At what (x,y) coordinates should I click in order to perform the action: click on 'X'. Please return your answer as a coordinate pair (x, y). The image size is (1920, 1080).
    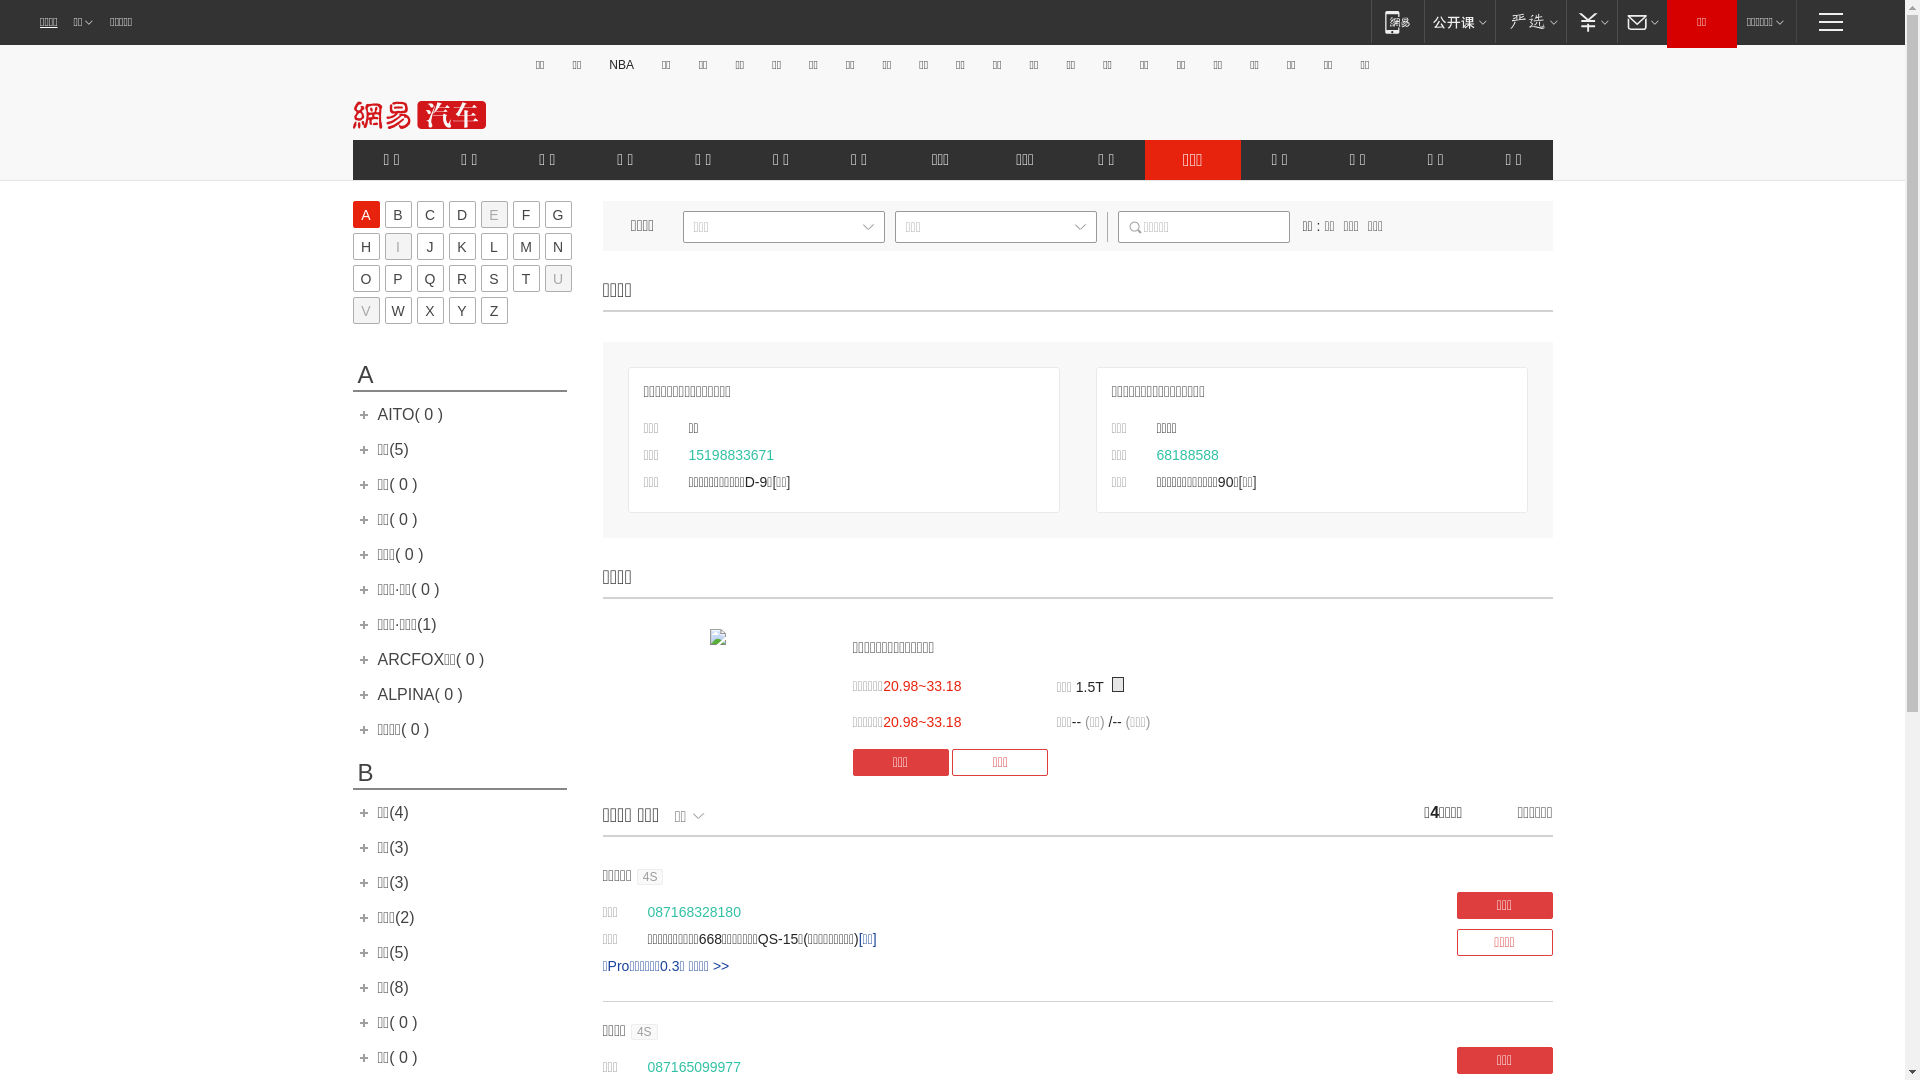
    Looking at the image, I should click on (428, 310).